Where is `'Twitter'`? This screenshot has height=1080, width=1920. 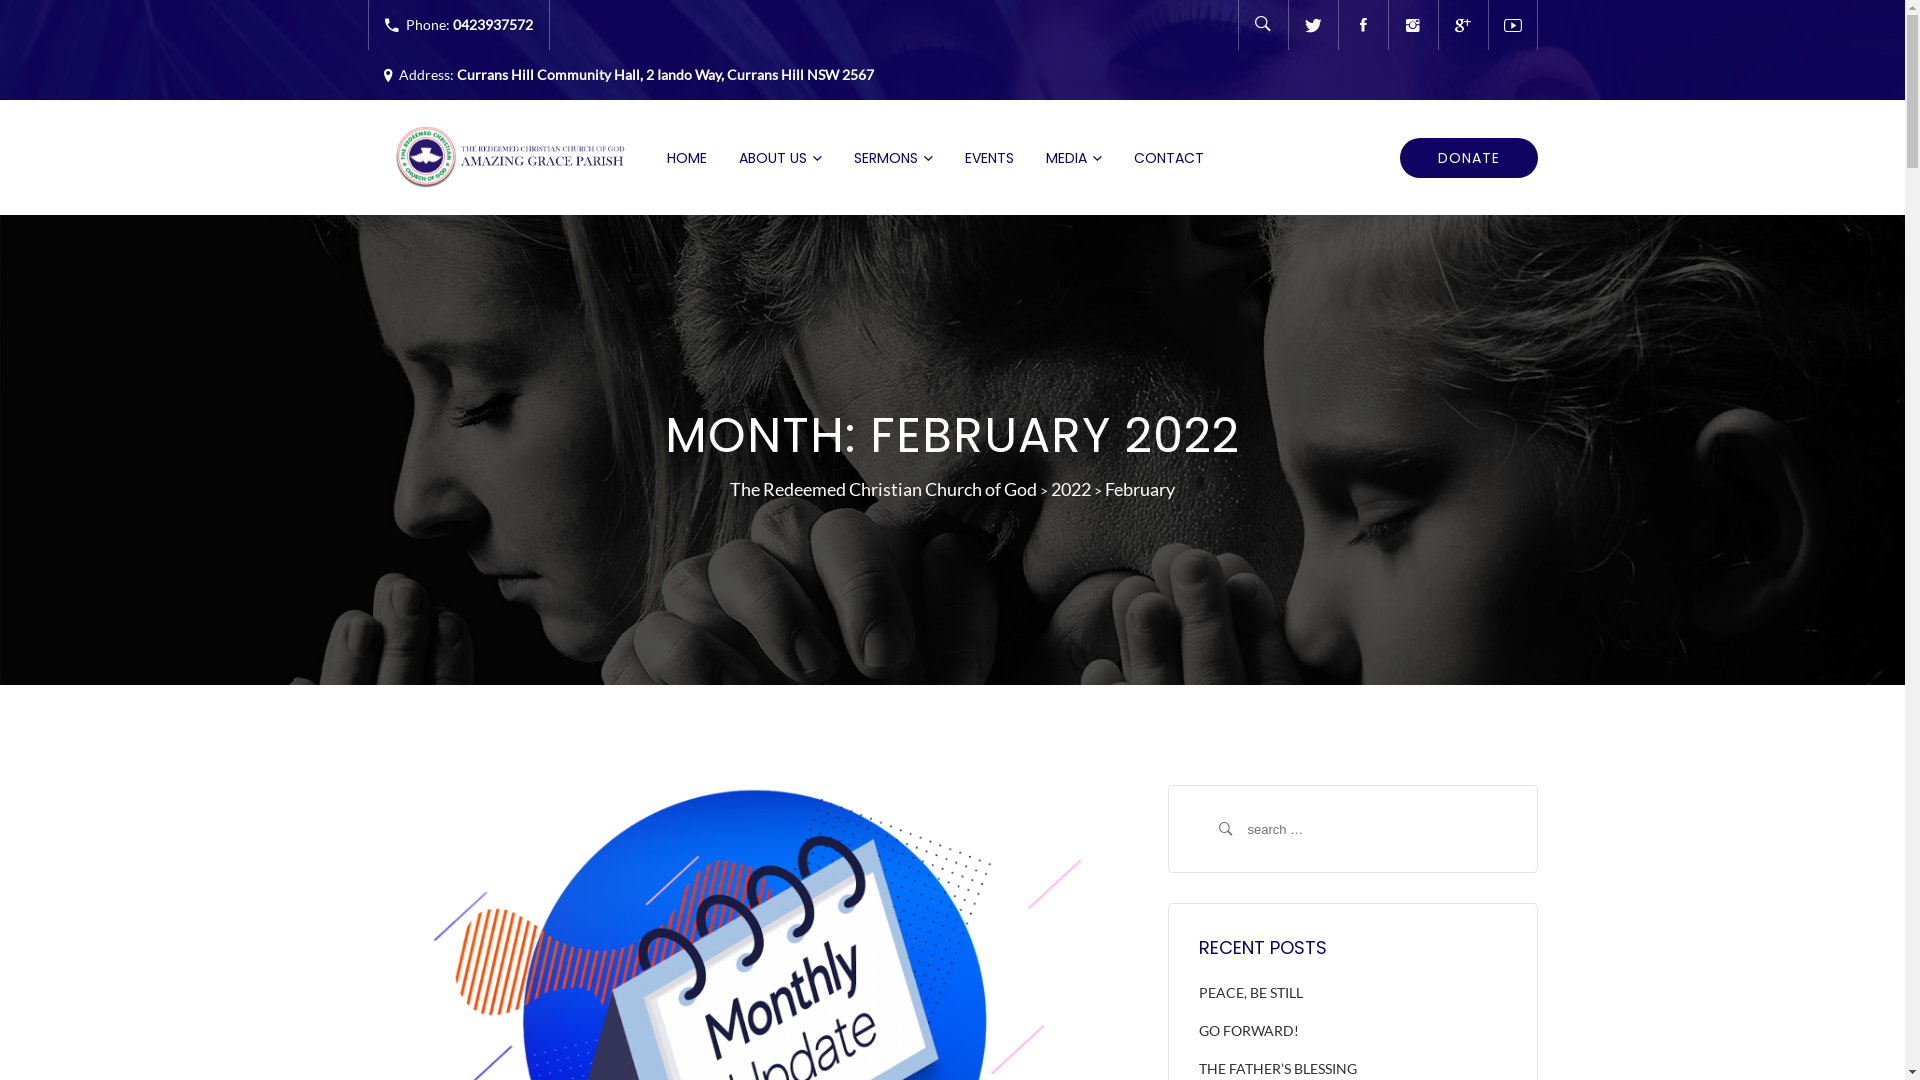 'Twitter' is located at coordinates (1313, 24).